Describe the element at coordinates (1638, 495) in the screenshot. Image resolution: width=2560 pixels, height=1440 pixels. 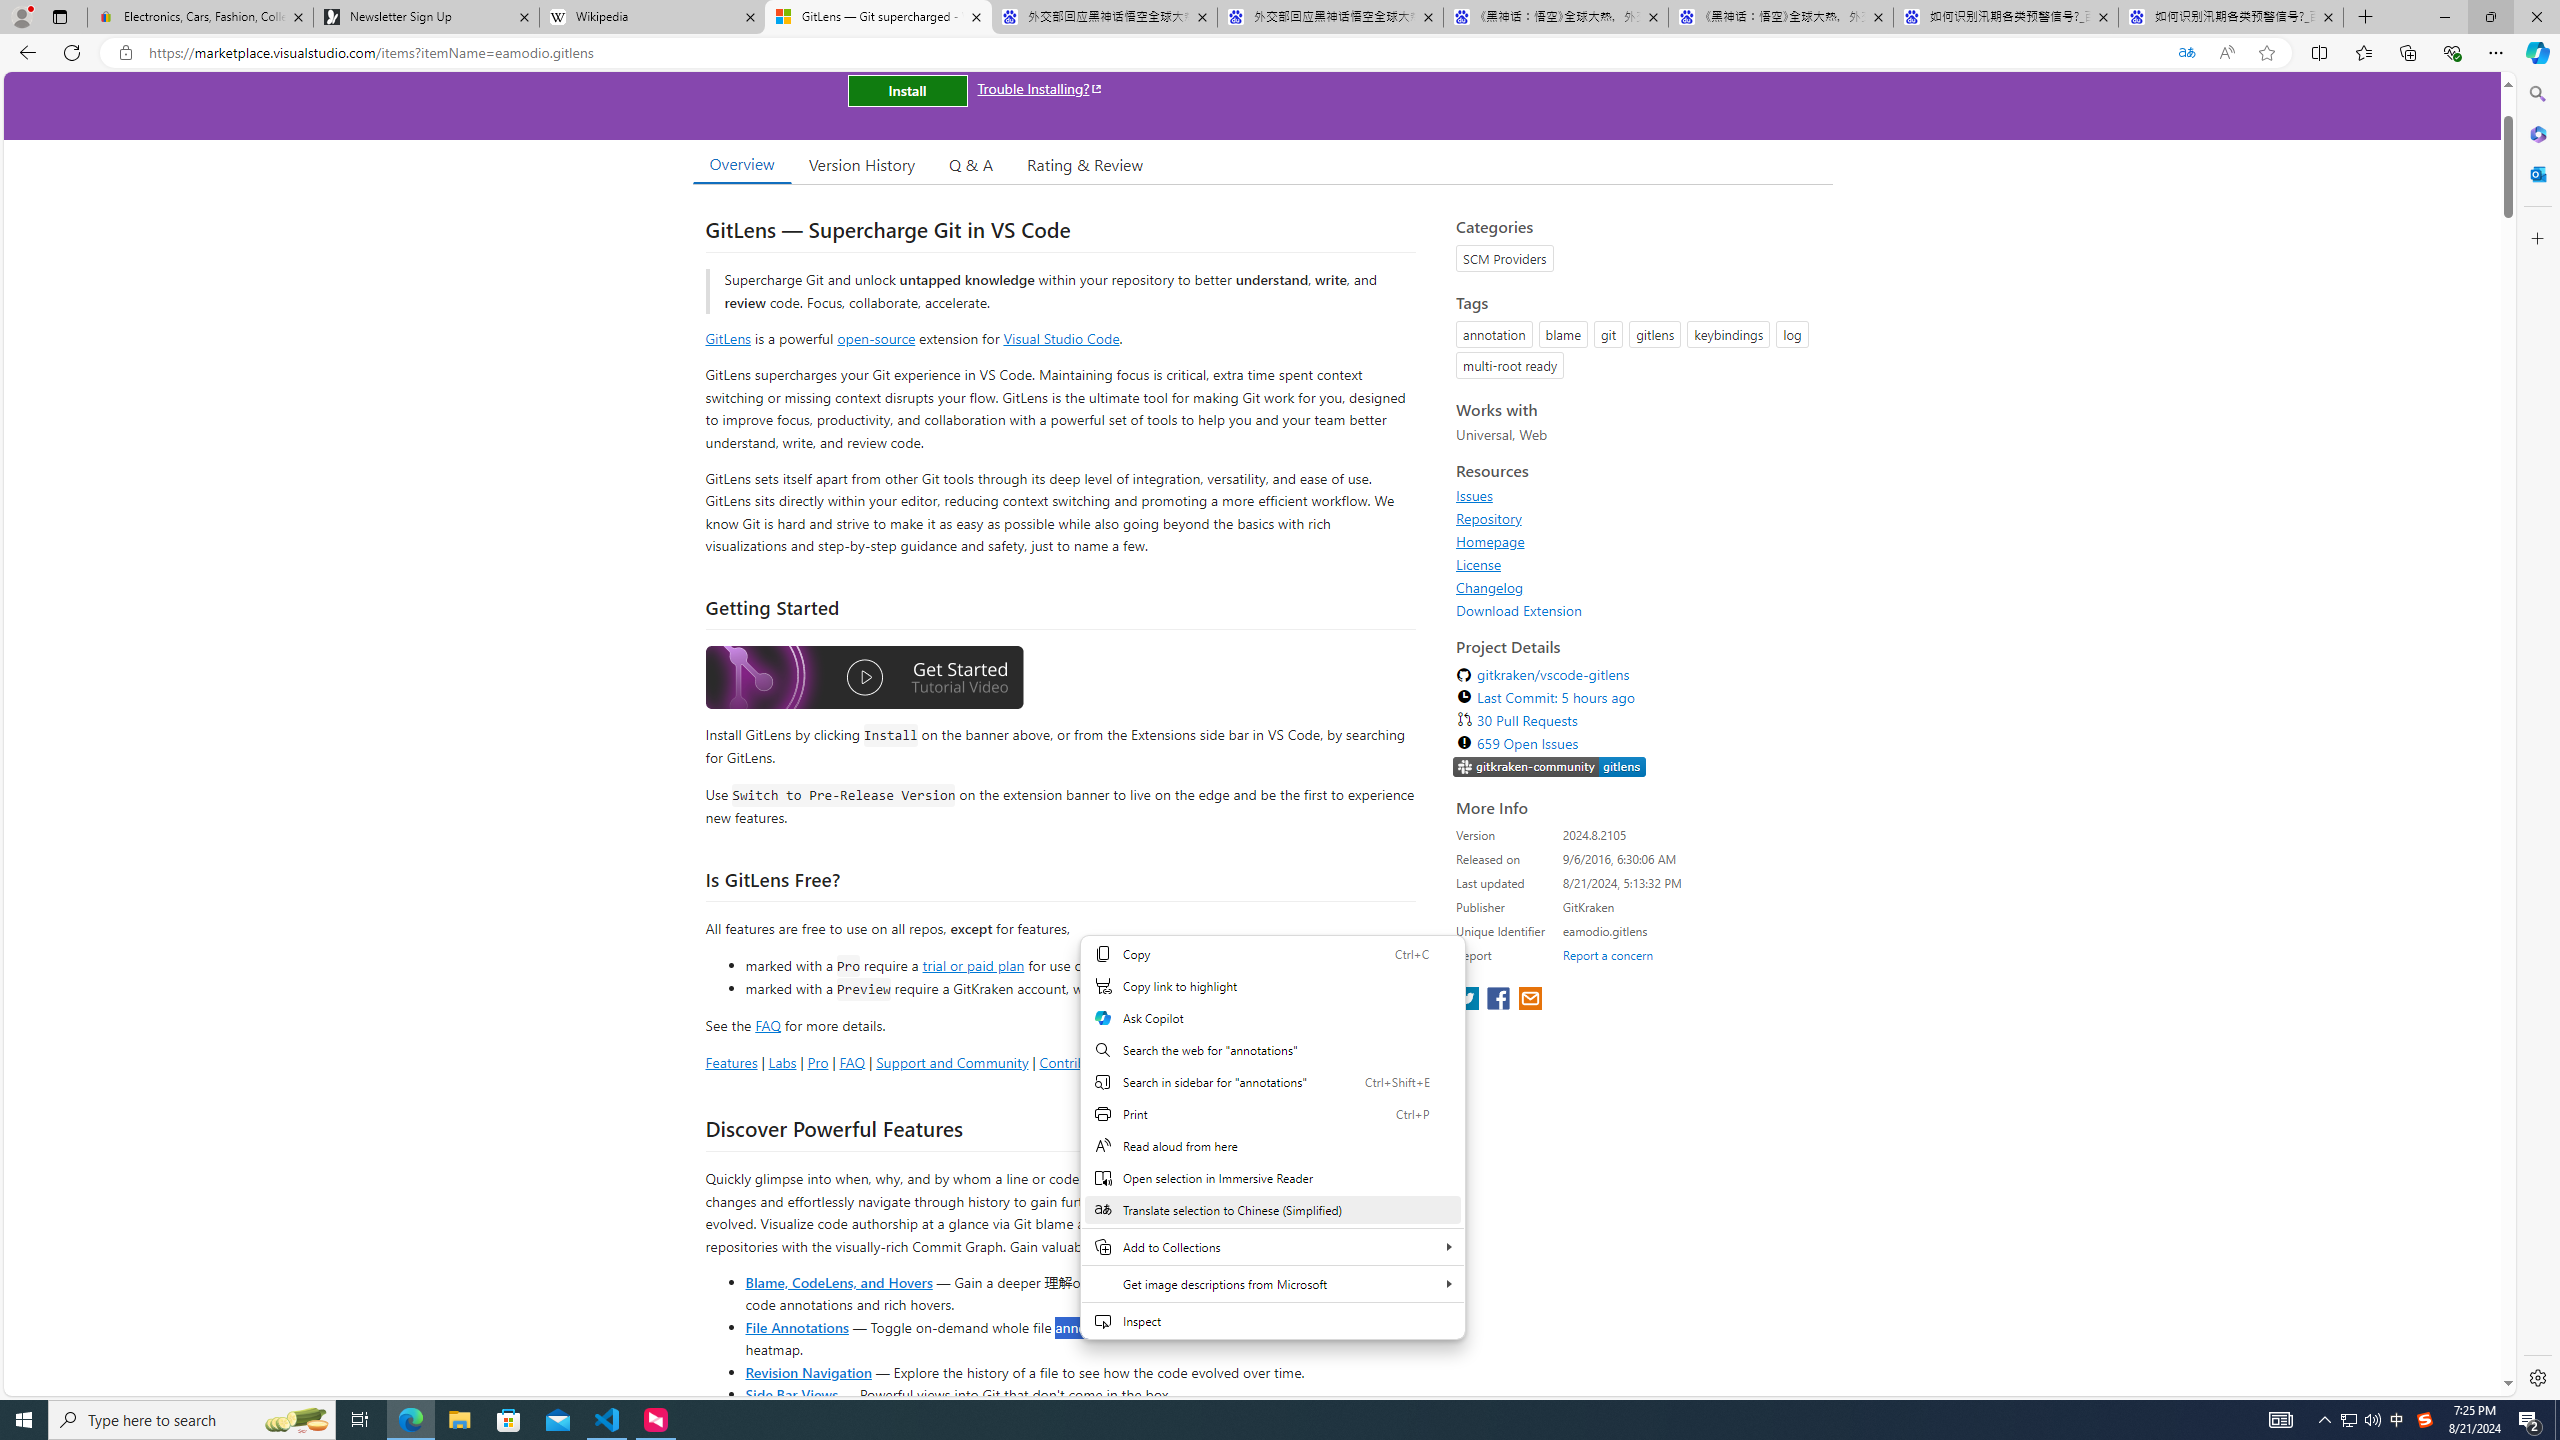
I see `'Issues'` at that location.